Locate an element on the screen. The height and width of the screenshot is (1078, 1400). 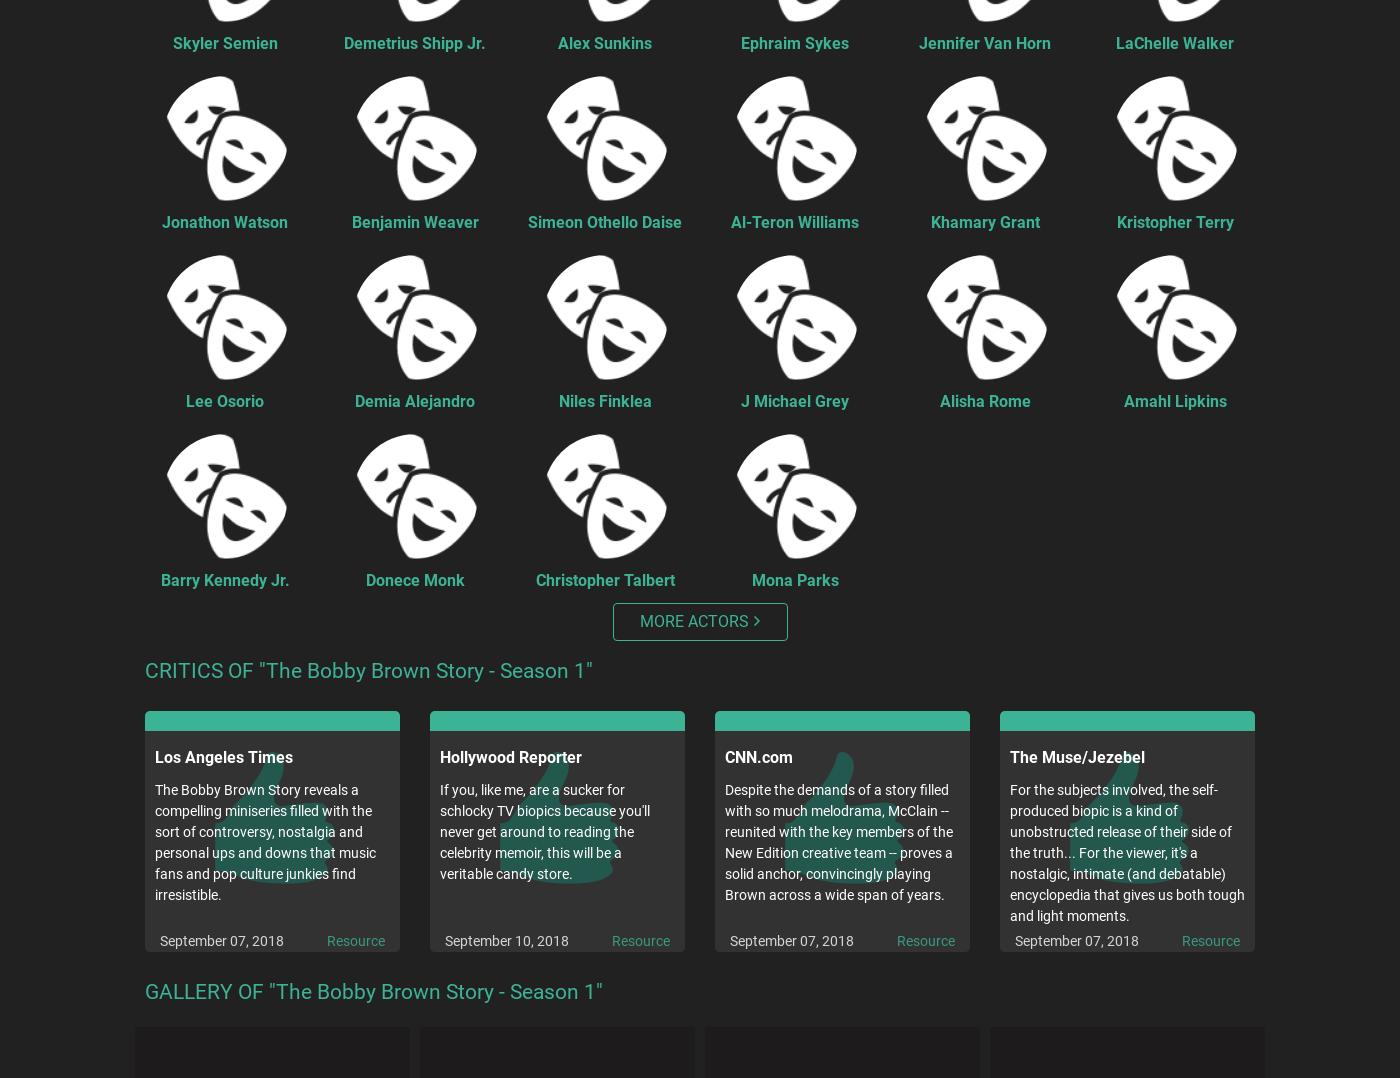
'Ephraim Sykes' is located at coordinates (741, 42).